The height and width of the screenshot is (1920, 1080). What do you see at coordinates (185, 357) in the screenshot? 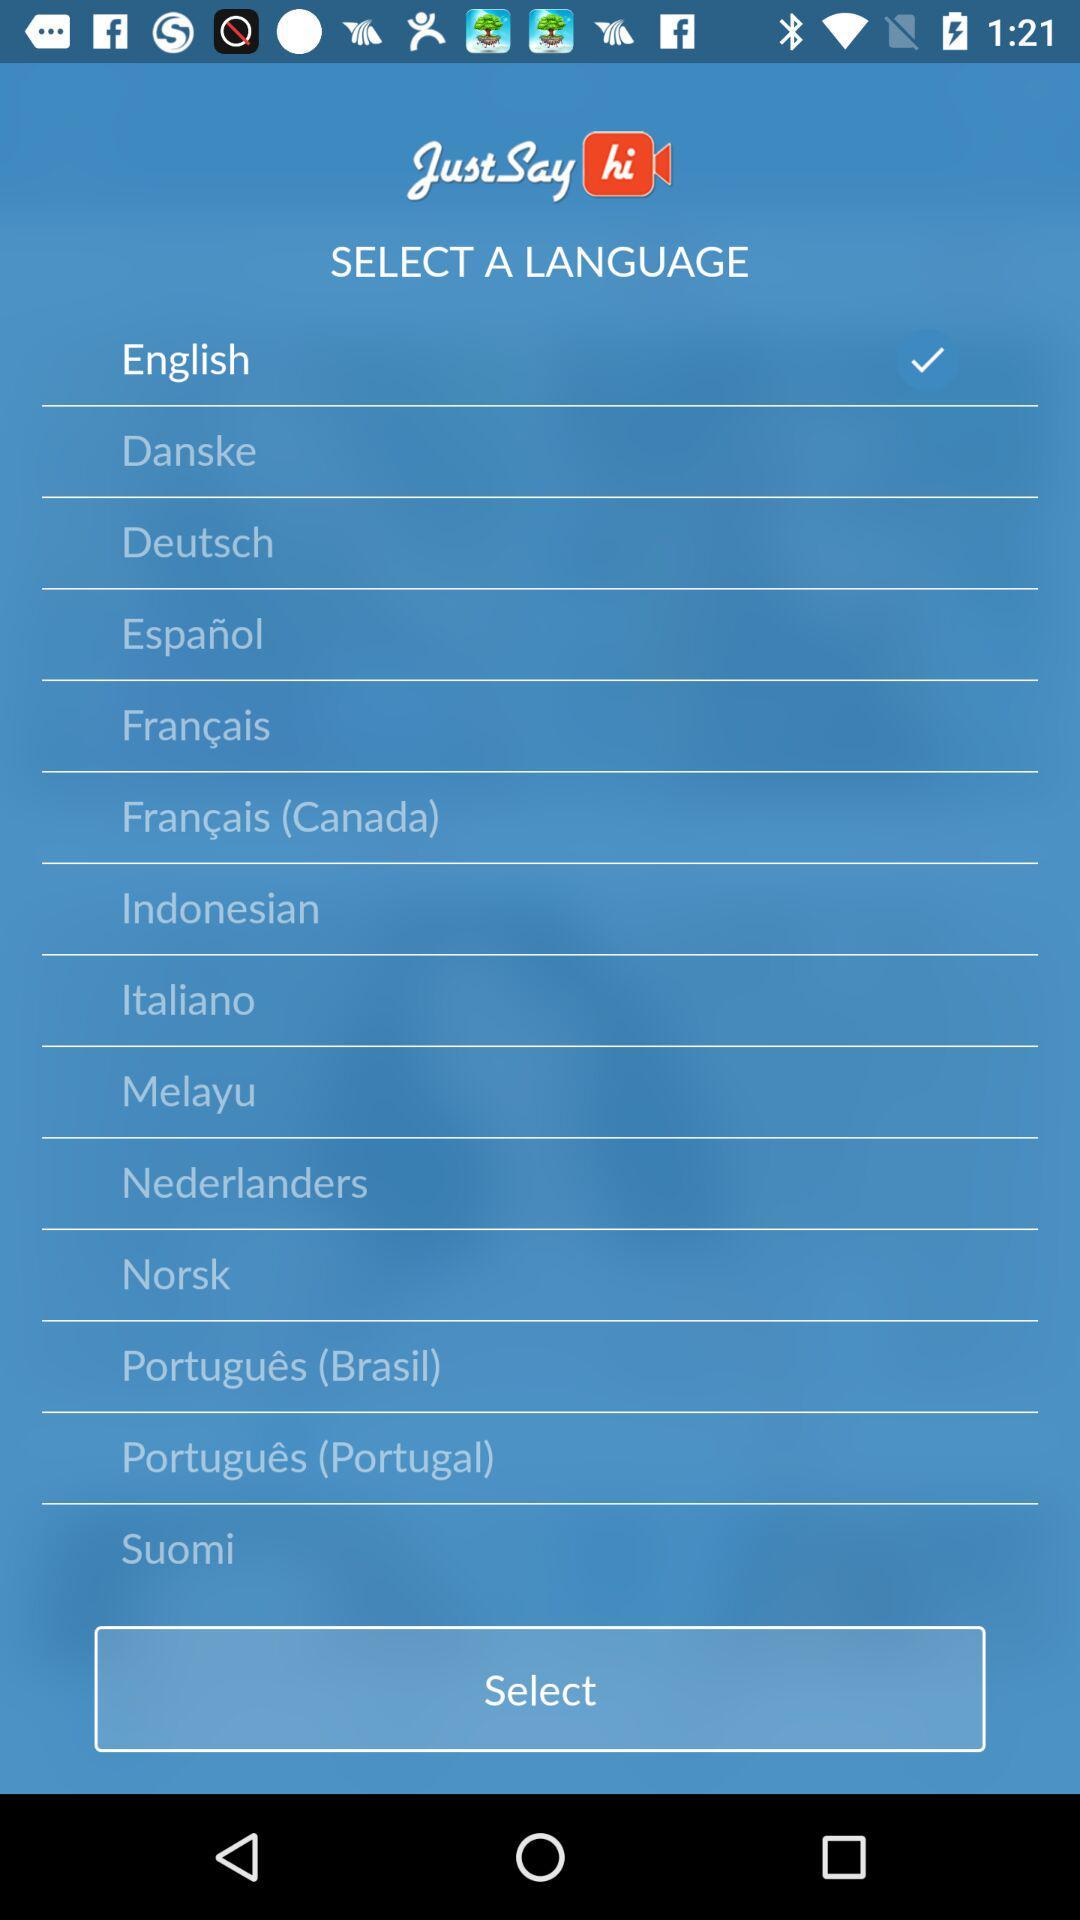
I see `icon above danske` at bounding box center [185, 357].